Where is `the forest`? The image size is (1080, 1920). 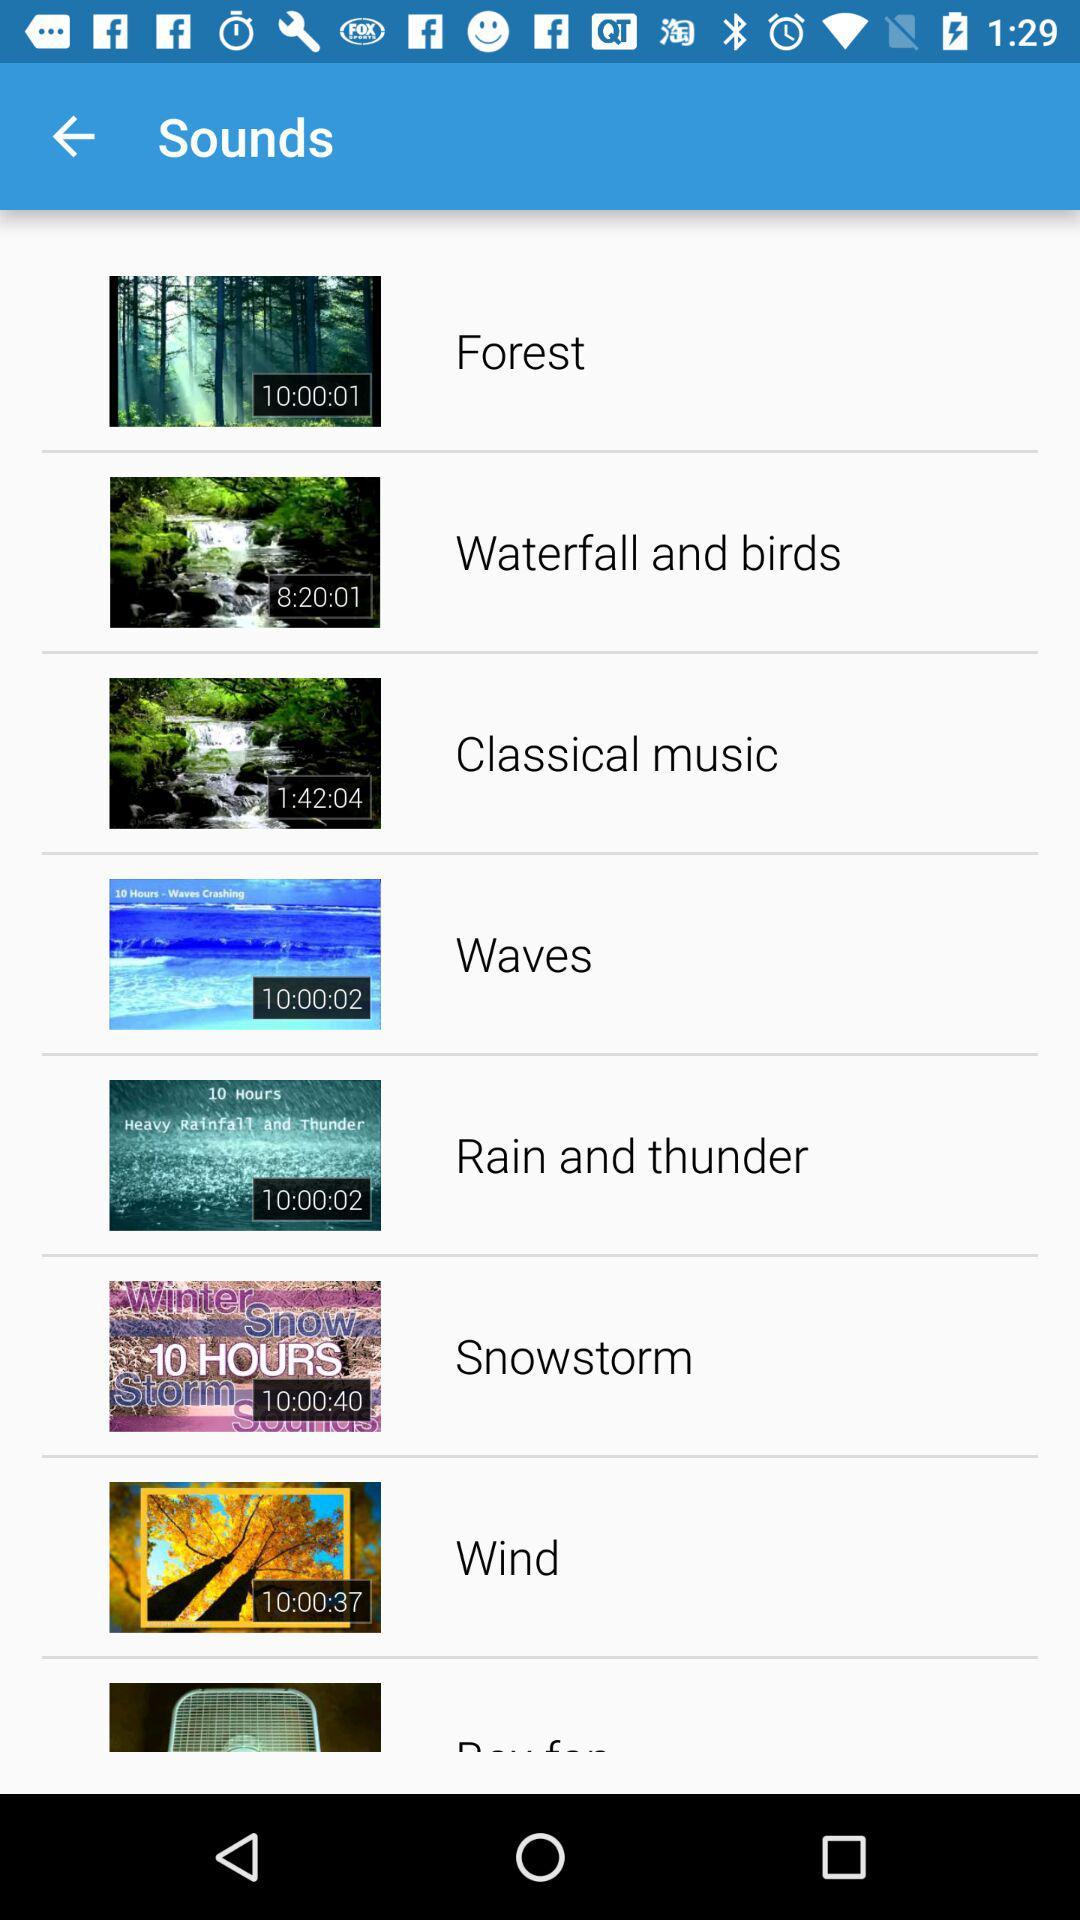 the forest is located at coordinates (739, 350).